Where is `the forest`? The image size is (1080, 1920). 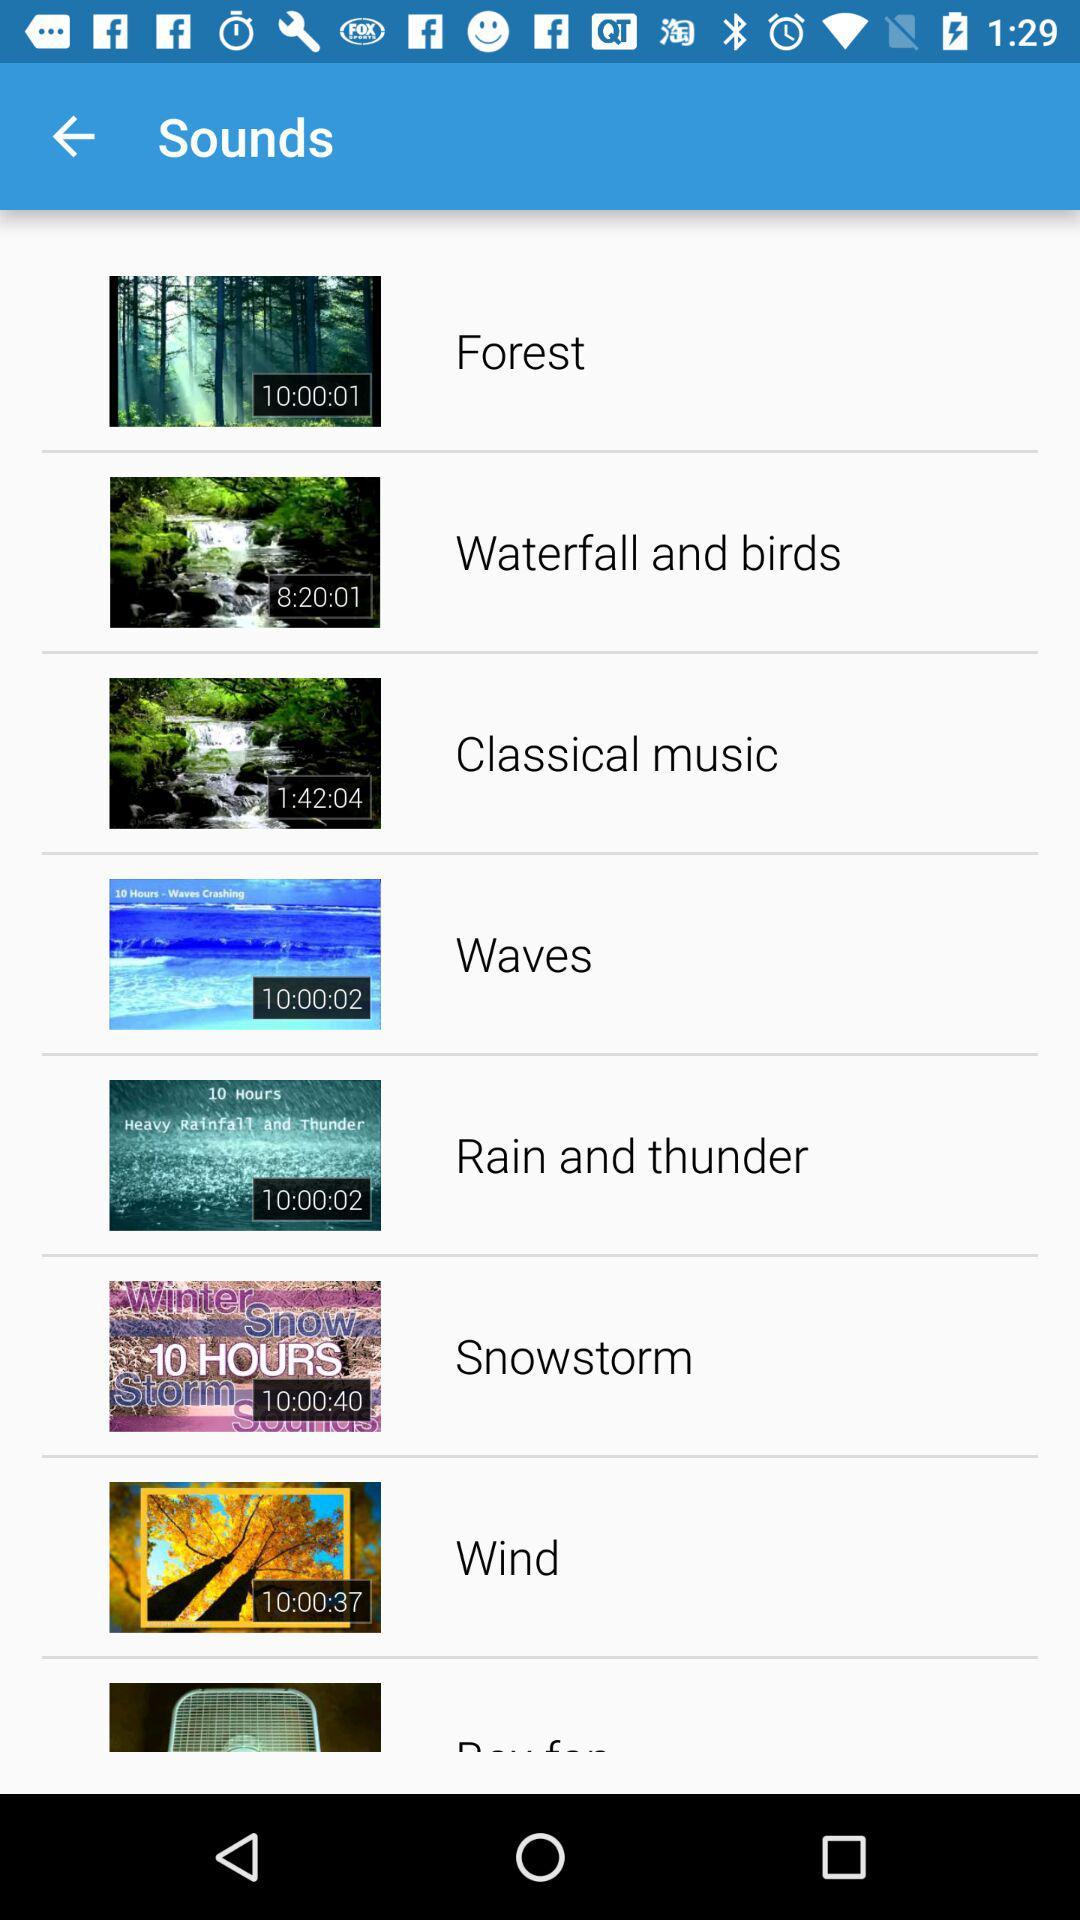 the forest is located at coordinates (739, 350).